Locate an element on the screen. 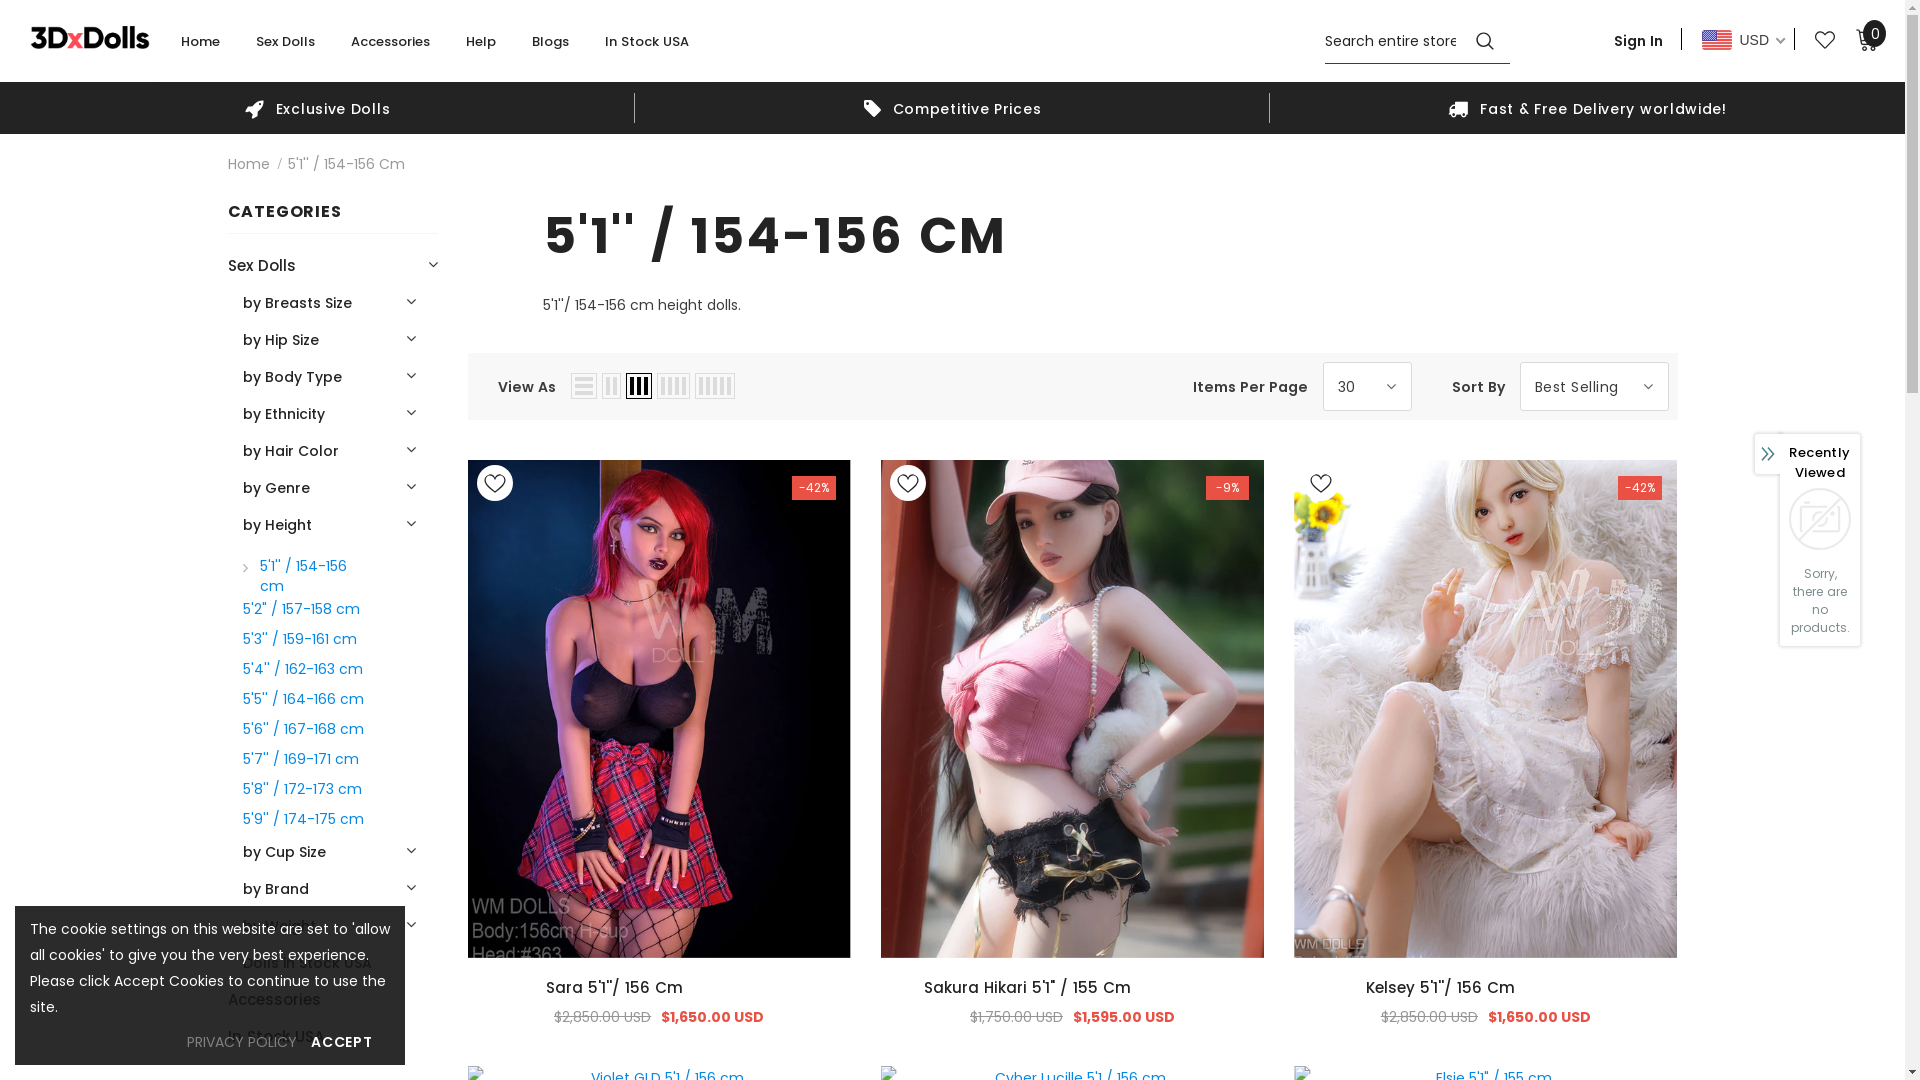 The height and width of the screenshot is (1080, 1920). 'by Hair Color' is located at coordinates (240, 450).